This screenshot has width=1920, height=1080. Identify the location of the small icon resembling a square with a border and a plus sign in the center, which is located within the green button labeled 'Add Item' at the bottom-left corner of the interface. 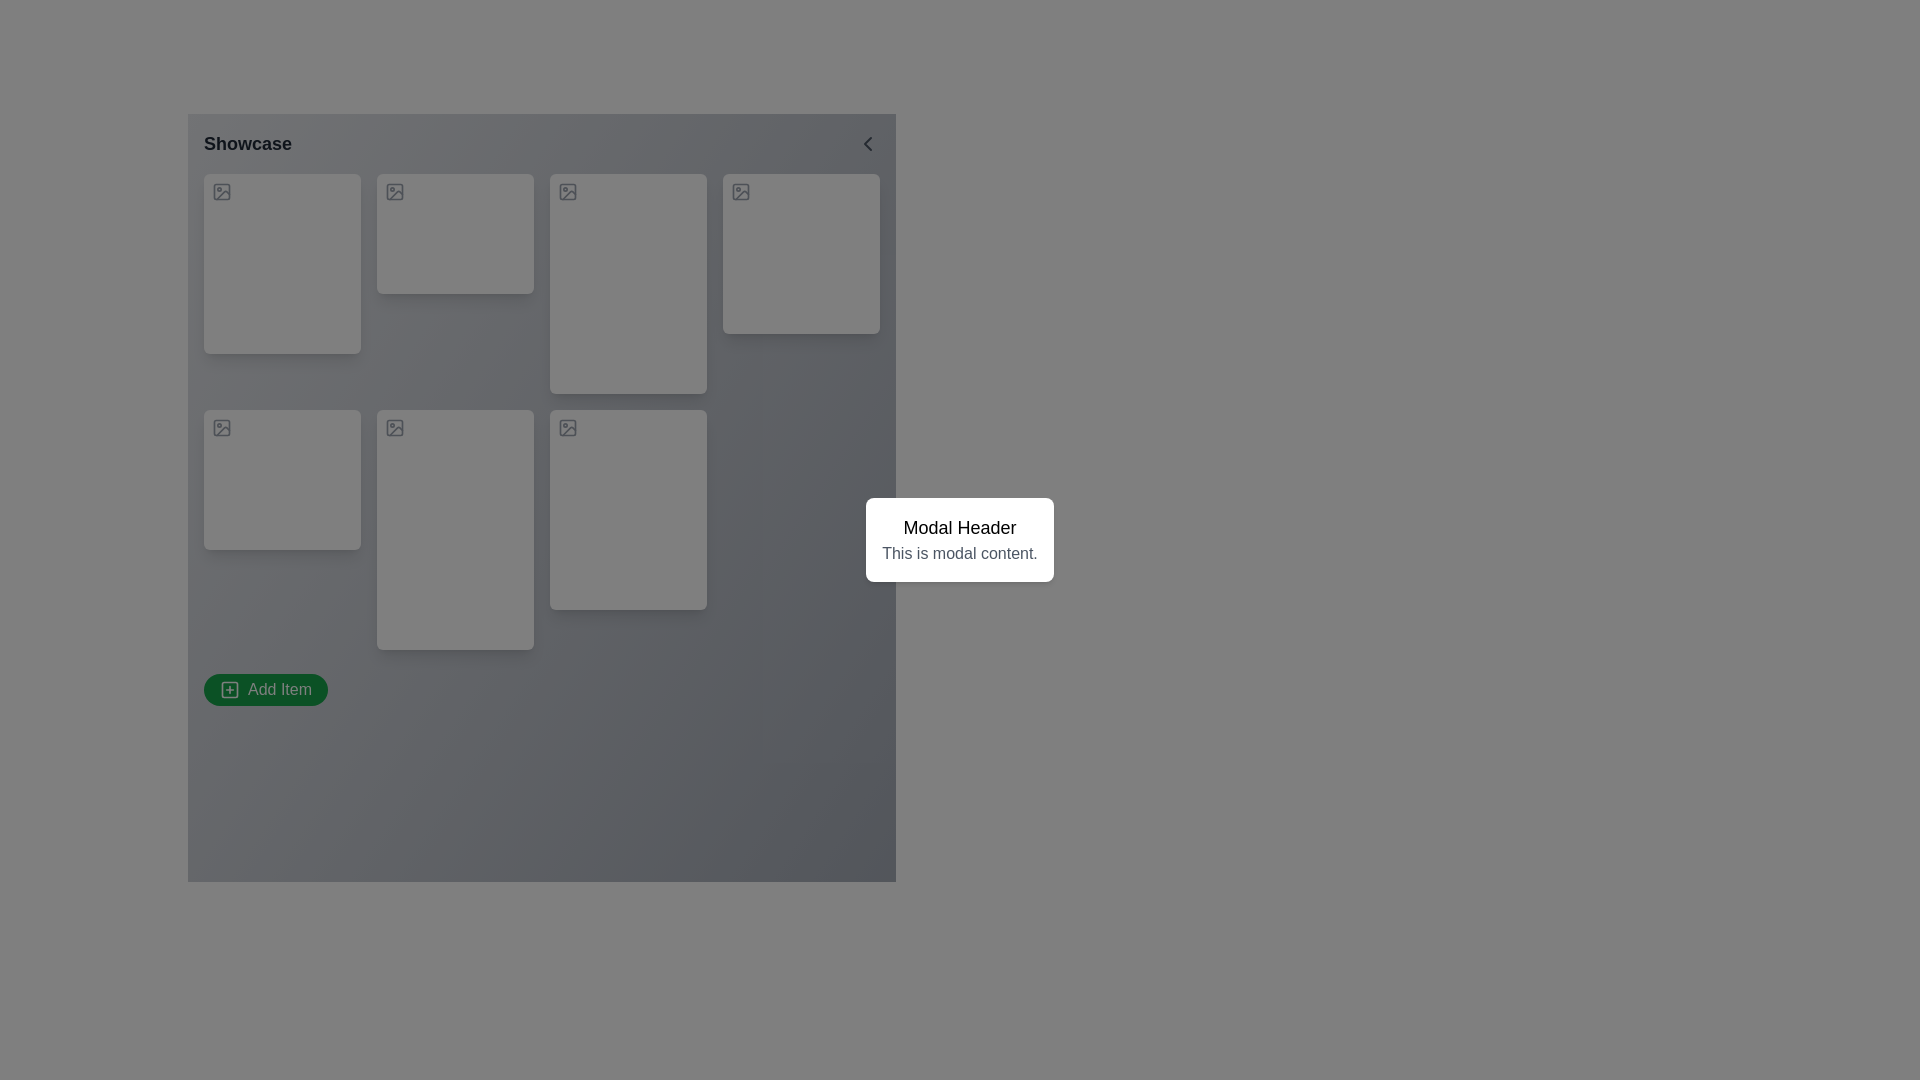
(230, 689).